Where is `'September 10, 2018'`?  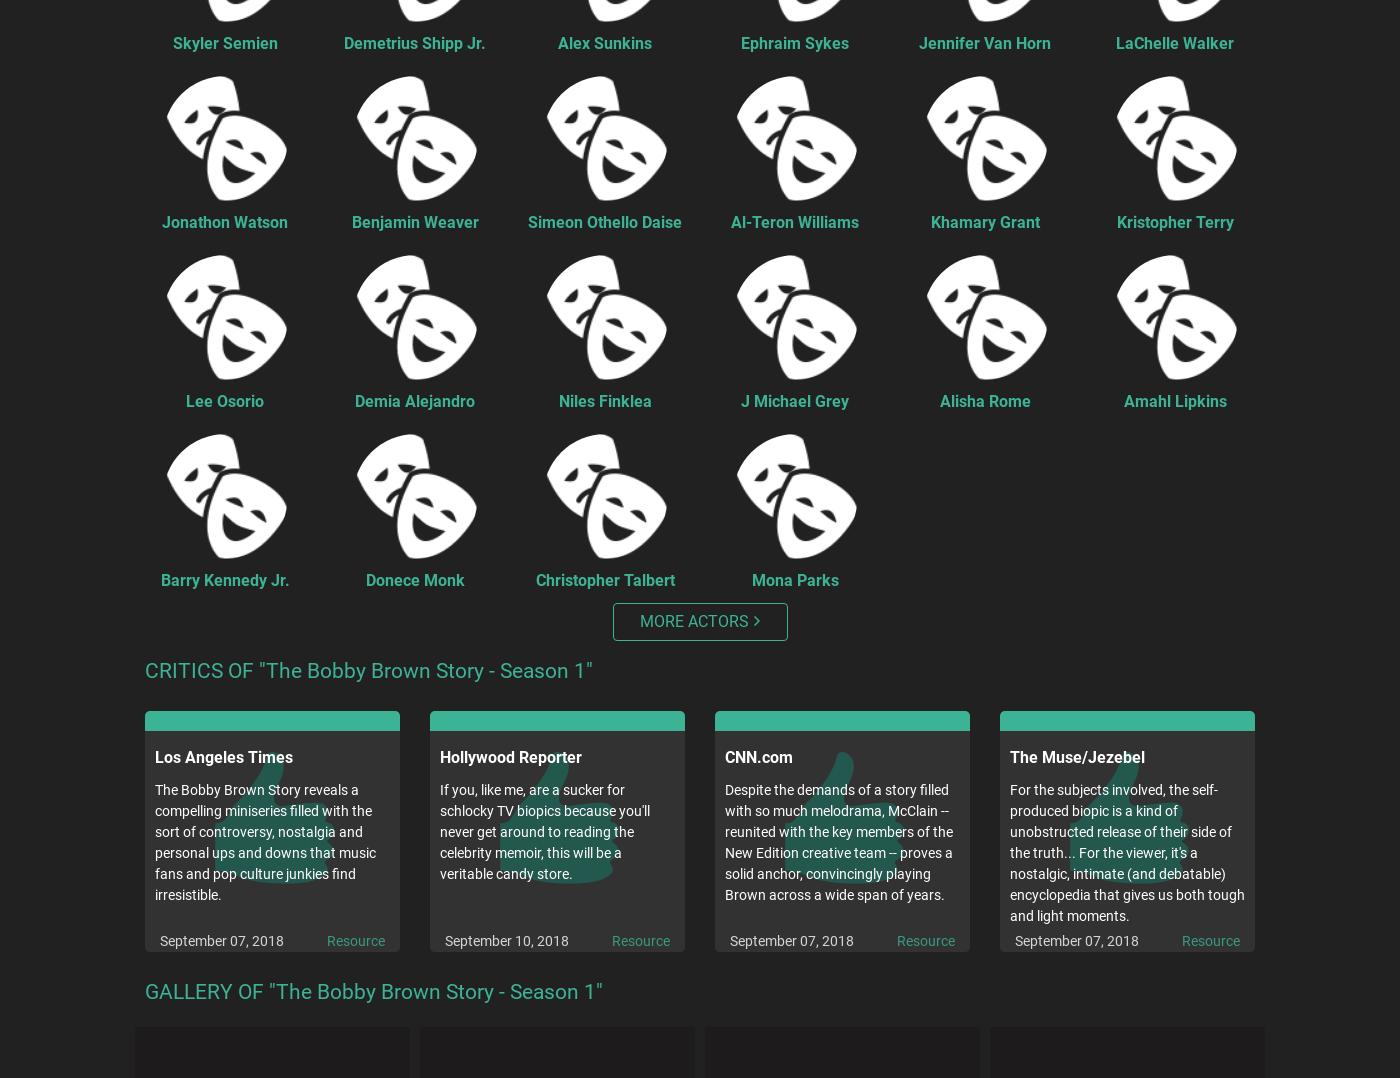 'September 10, 2018' is located at coordinates (506, 939).